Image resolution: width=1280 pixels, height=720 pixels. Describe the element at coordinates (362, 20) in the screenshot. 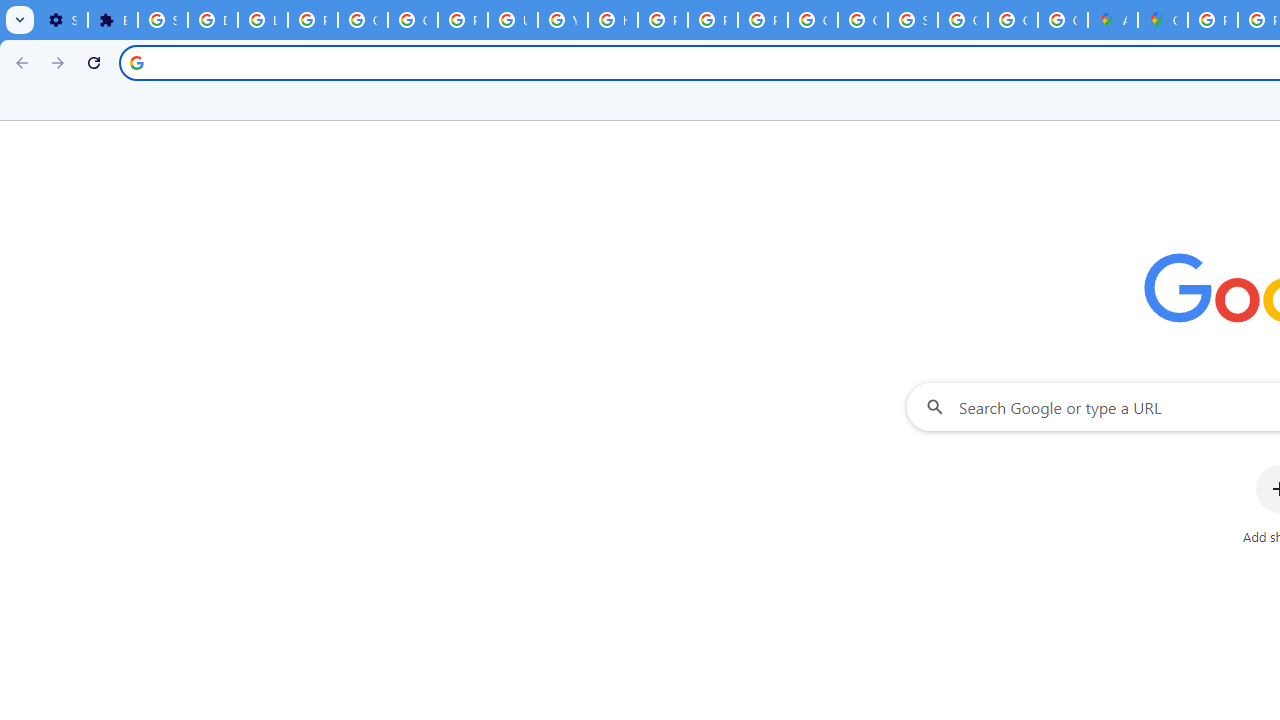

I see `'Google Account Help'` at that location.